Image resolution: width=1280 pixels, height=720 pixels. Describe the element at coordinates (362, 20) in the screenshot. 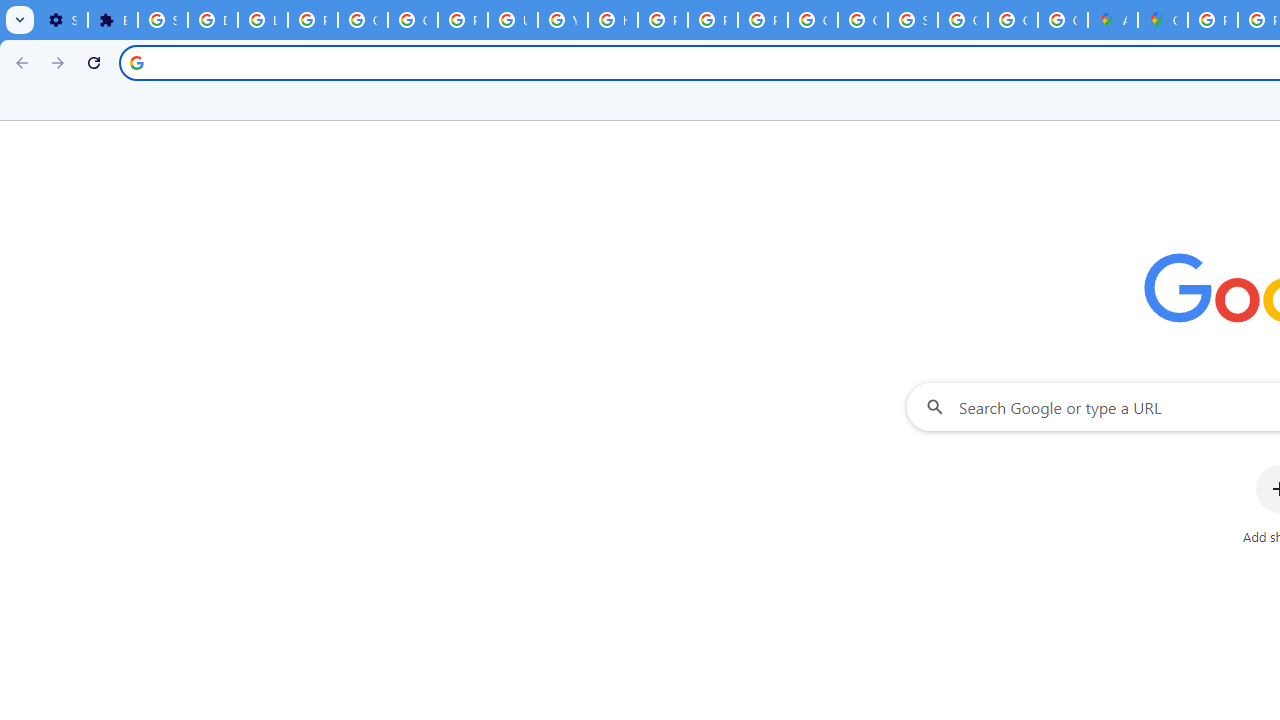

I see `'Google Account Help'` at that location.